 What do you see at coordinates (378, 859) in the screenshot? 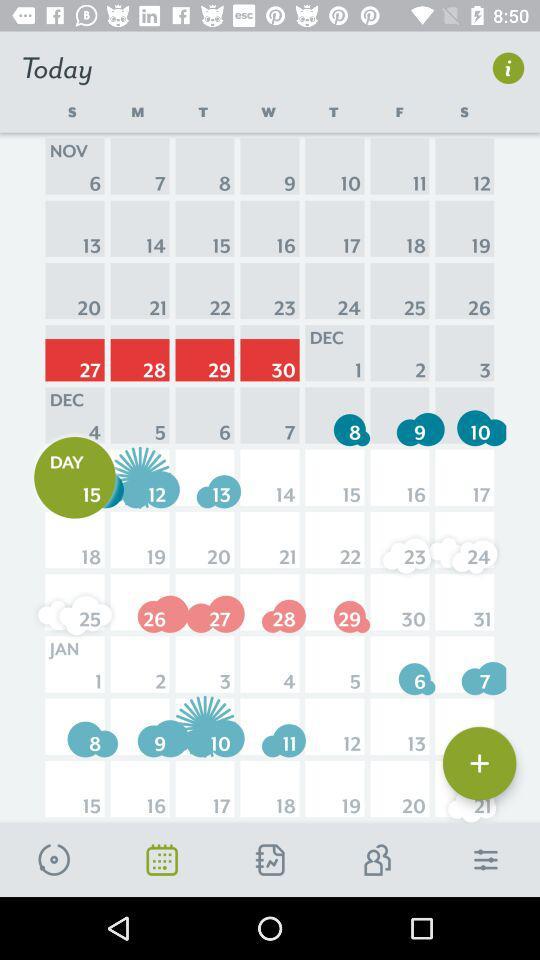
I see `the group icon` at bounding box center [378, 859].